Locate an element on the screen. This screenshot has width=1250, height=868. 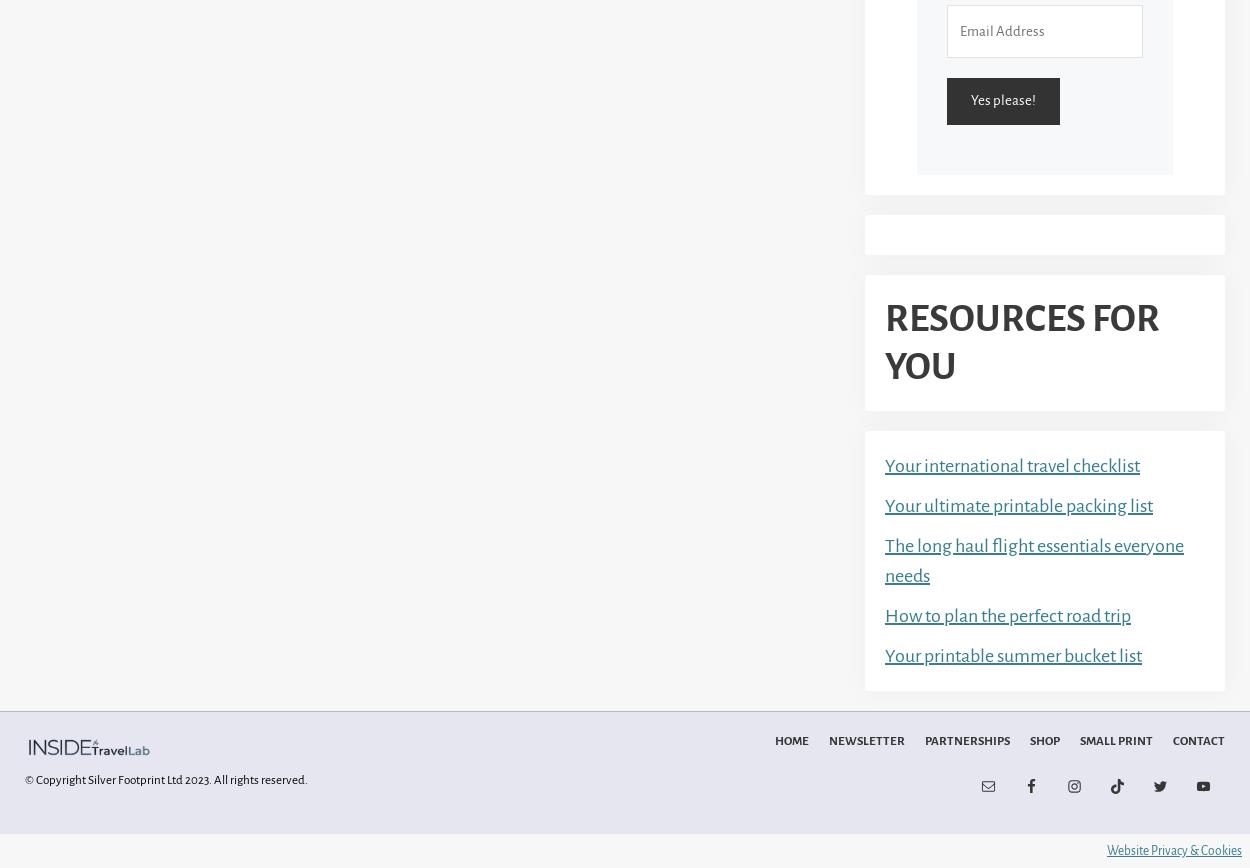
'Shop' is located at coordinates (1045, 740).